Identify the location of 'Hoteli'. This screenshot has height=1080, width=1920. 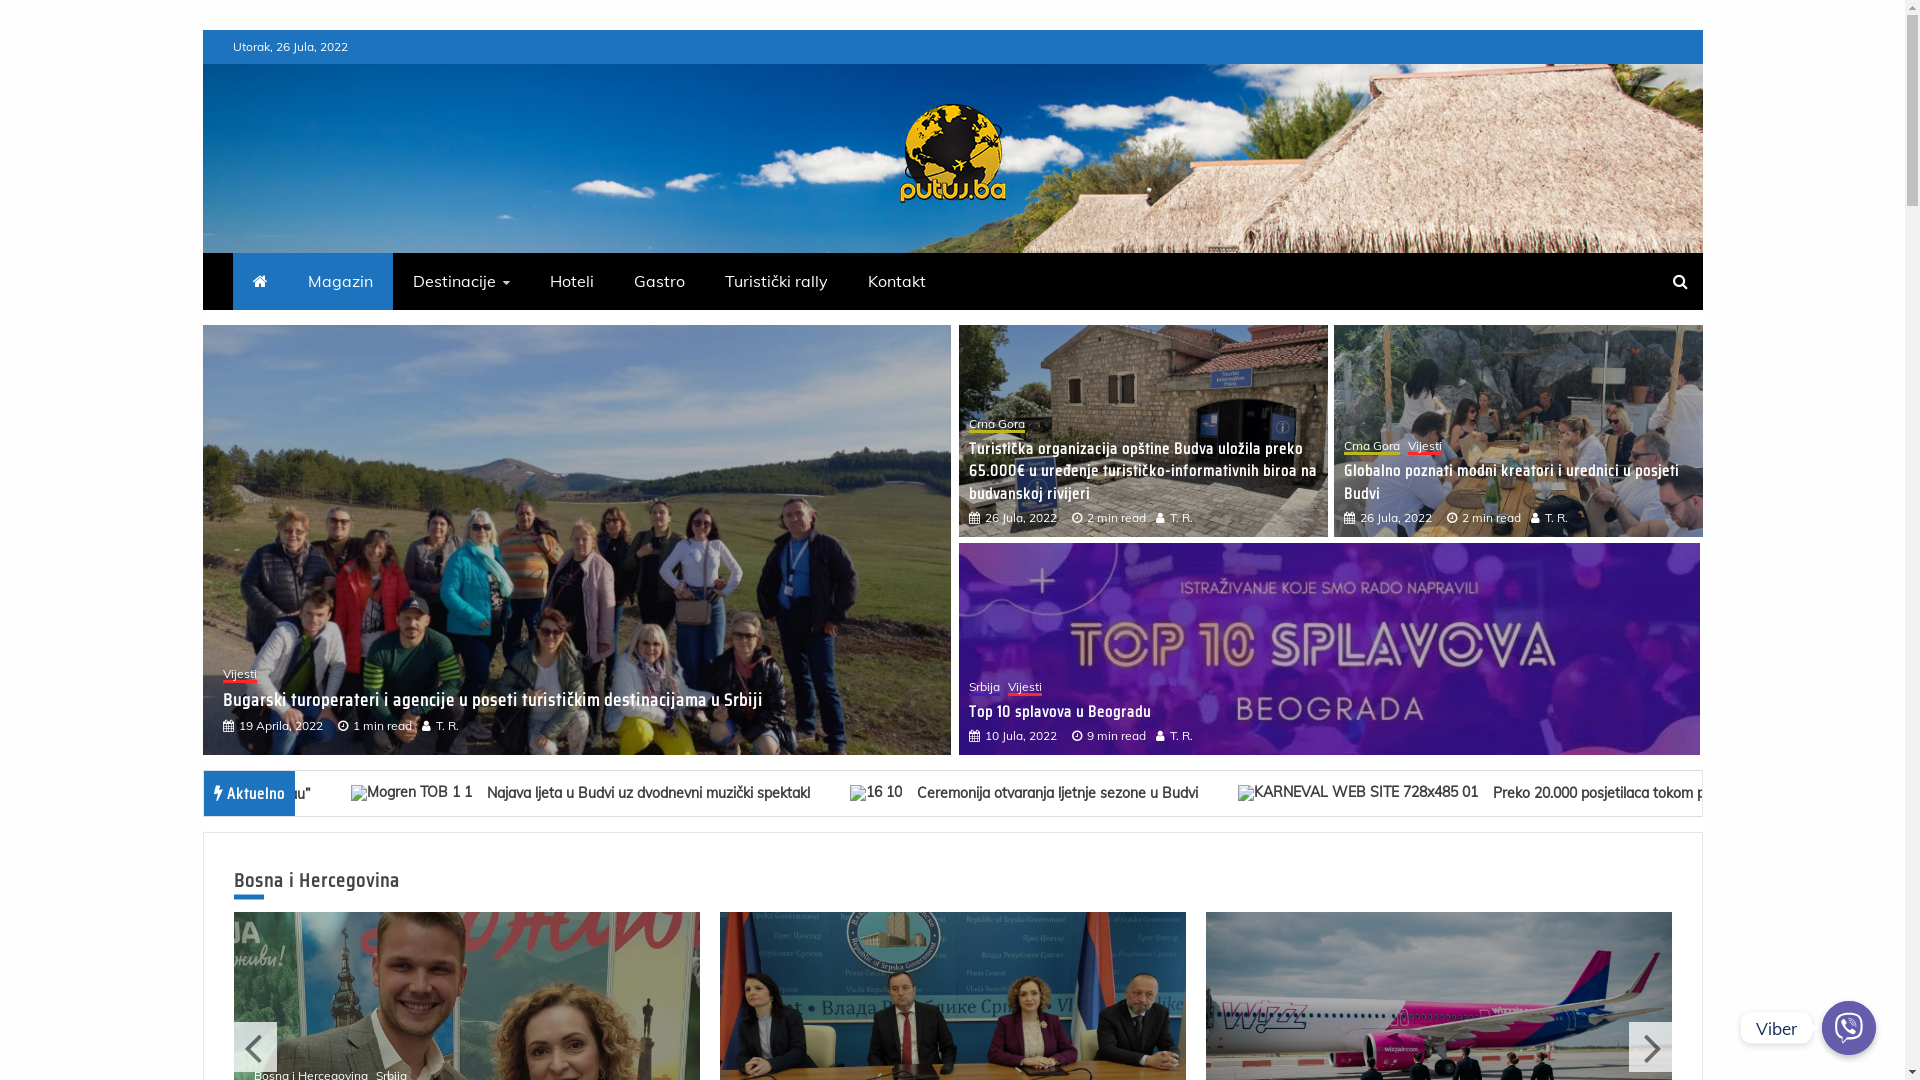
(529, 281).